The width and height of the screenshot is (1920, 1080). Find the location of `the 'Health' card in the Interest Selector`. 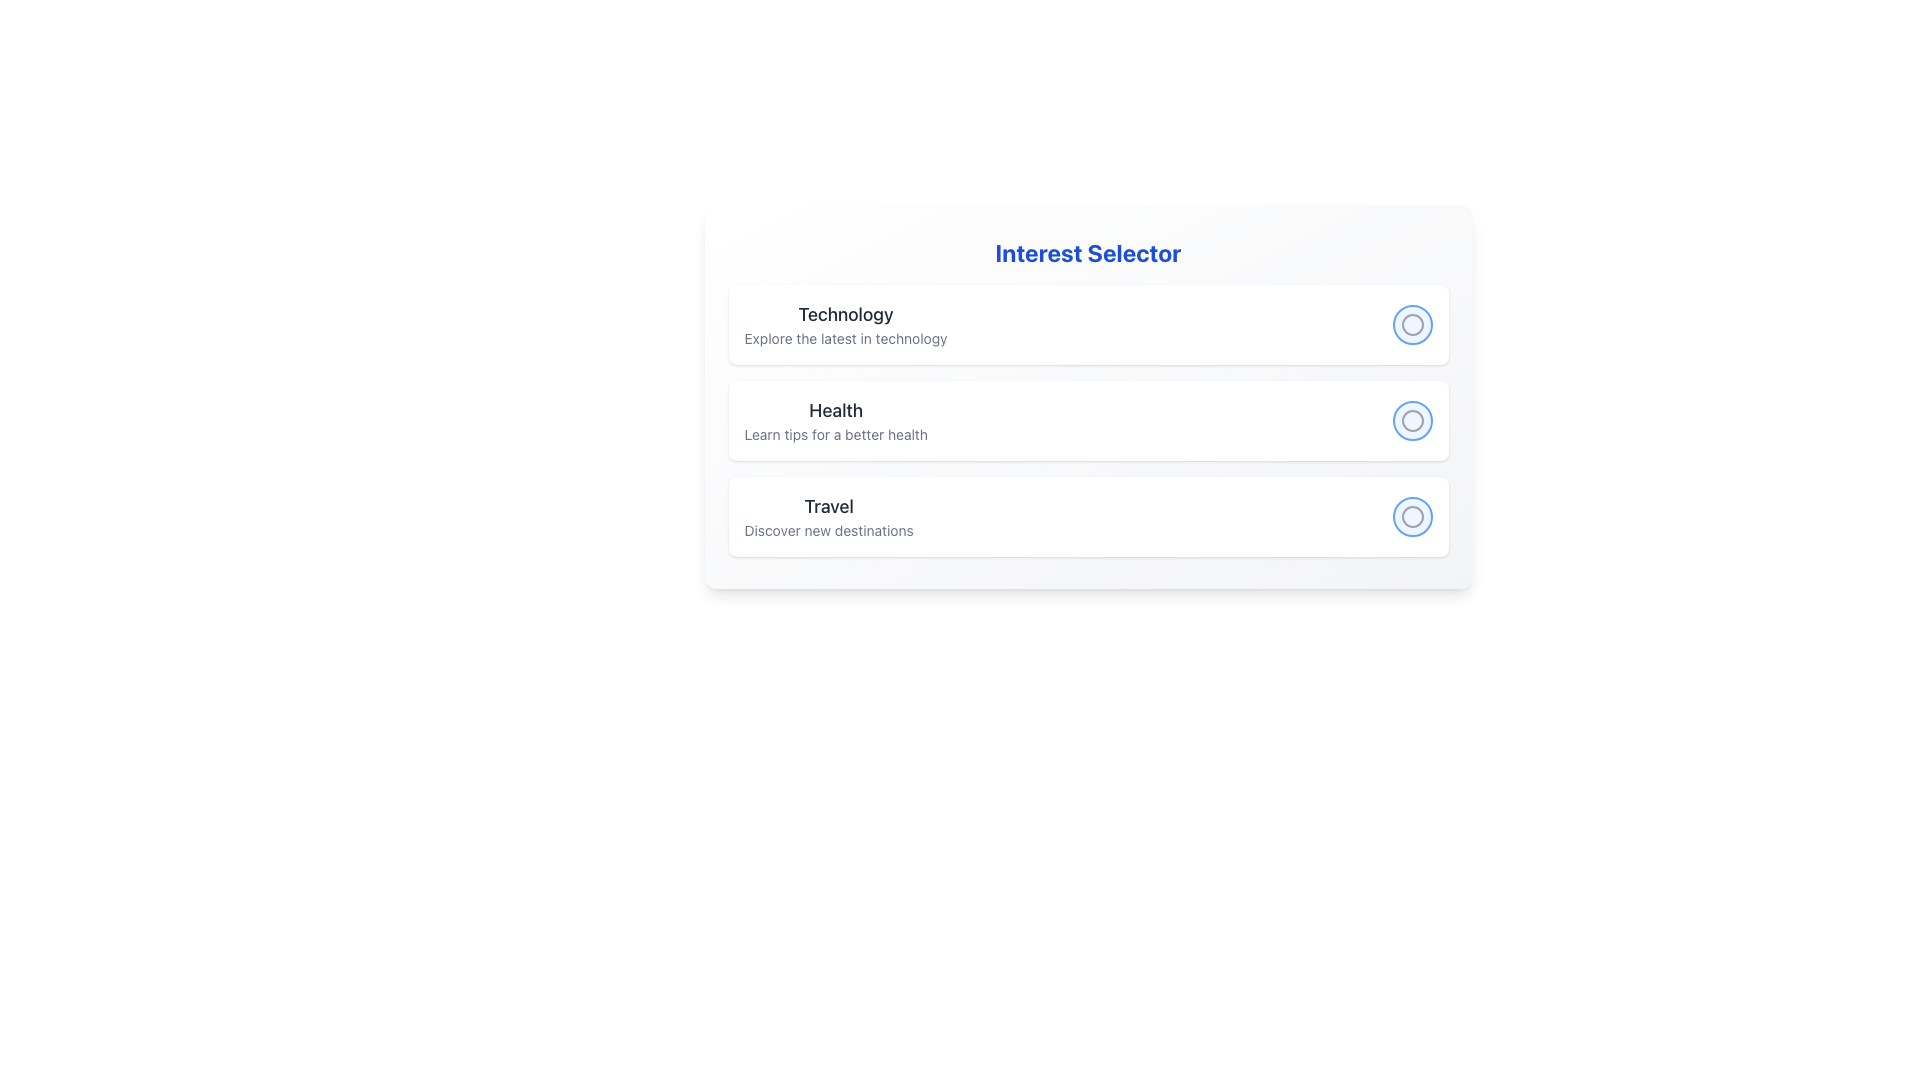

the 'Health' card in the Interest Selector is located at coordinates (1087, 419).